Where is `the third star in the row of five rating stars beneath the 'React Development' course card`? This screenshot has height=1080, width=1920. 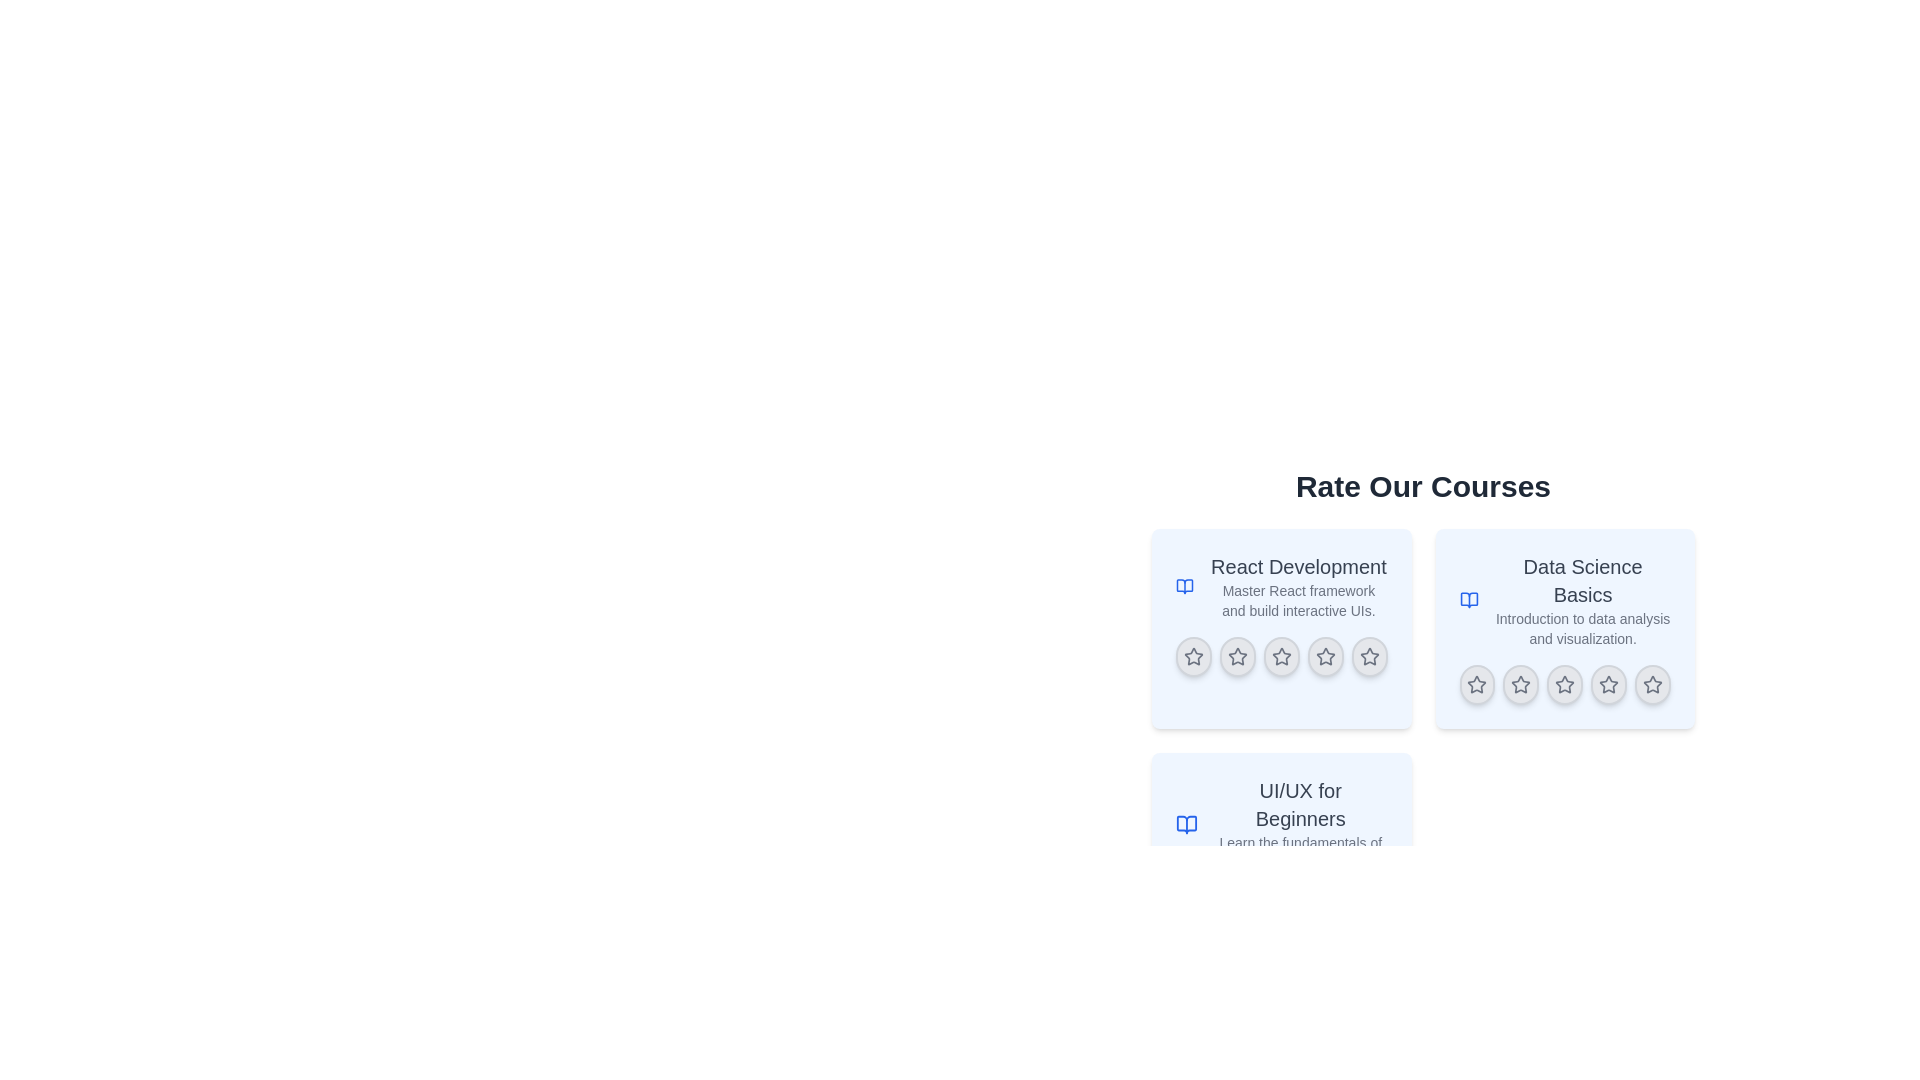 the third star in the row of five rating stars beneath the 'React Development' course card is located at coordinates (1281, 656).